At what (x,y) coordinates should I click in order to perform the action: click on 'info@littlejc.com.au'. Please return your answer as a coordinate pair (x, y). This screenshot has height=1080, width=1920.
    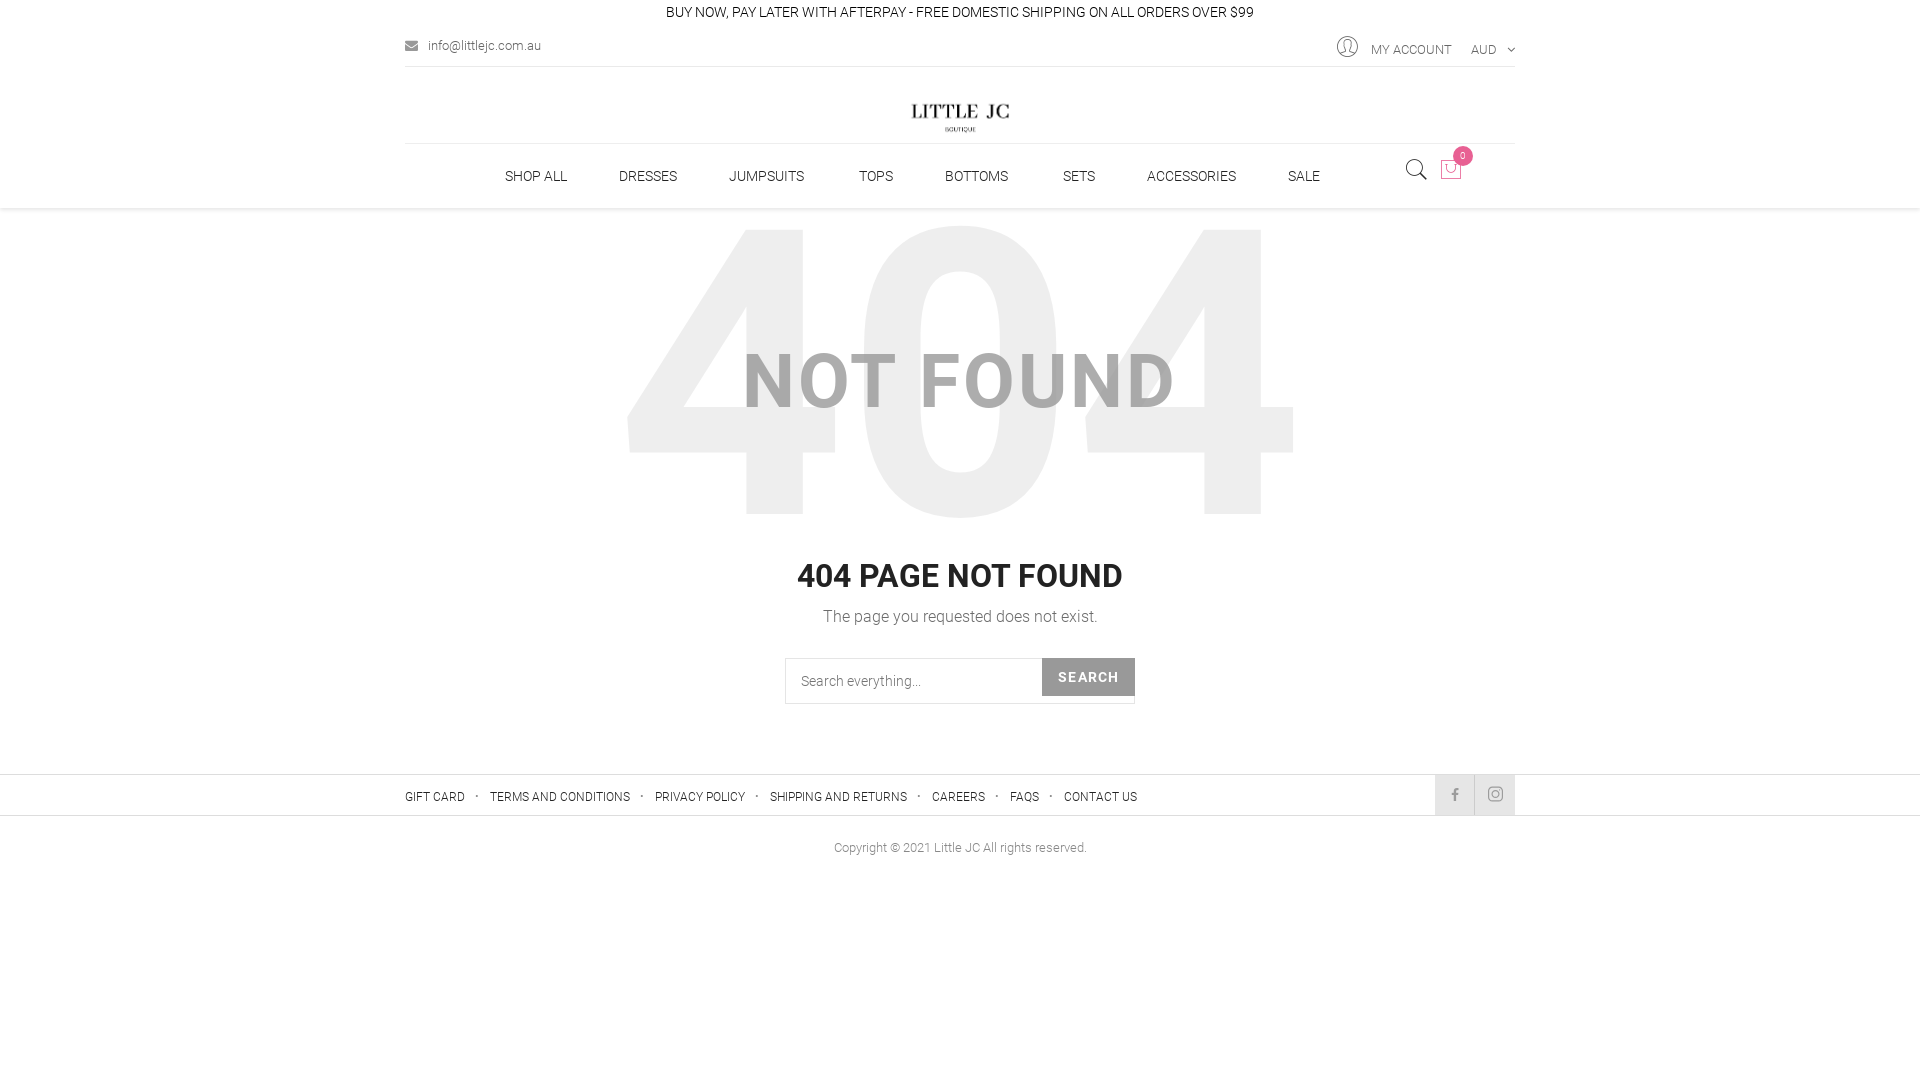
    Looking at the image, I should click on (403, 41).